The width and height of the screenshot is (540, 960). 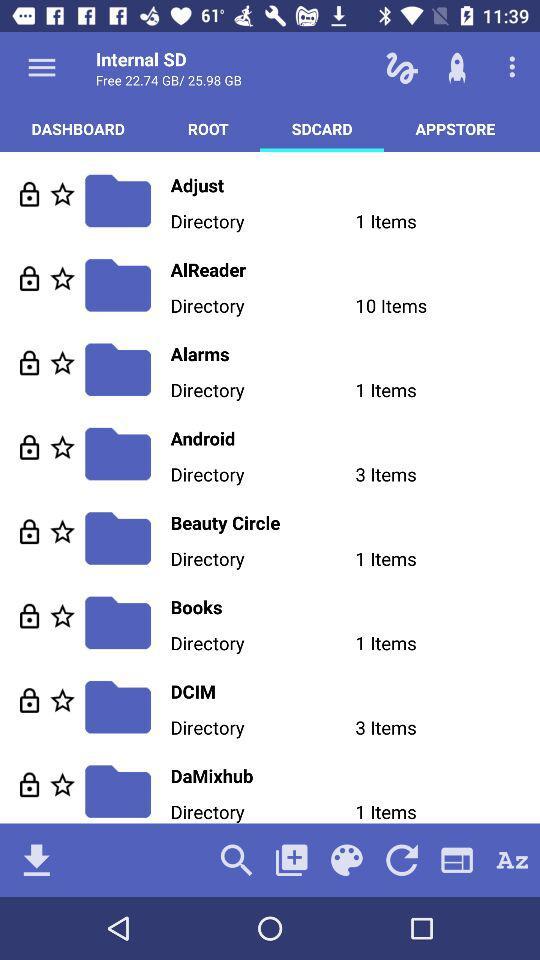 What do you see at coordinates (322, 127) in the screenshot?
I see `sdcard item` at bounding box center [322, 127].